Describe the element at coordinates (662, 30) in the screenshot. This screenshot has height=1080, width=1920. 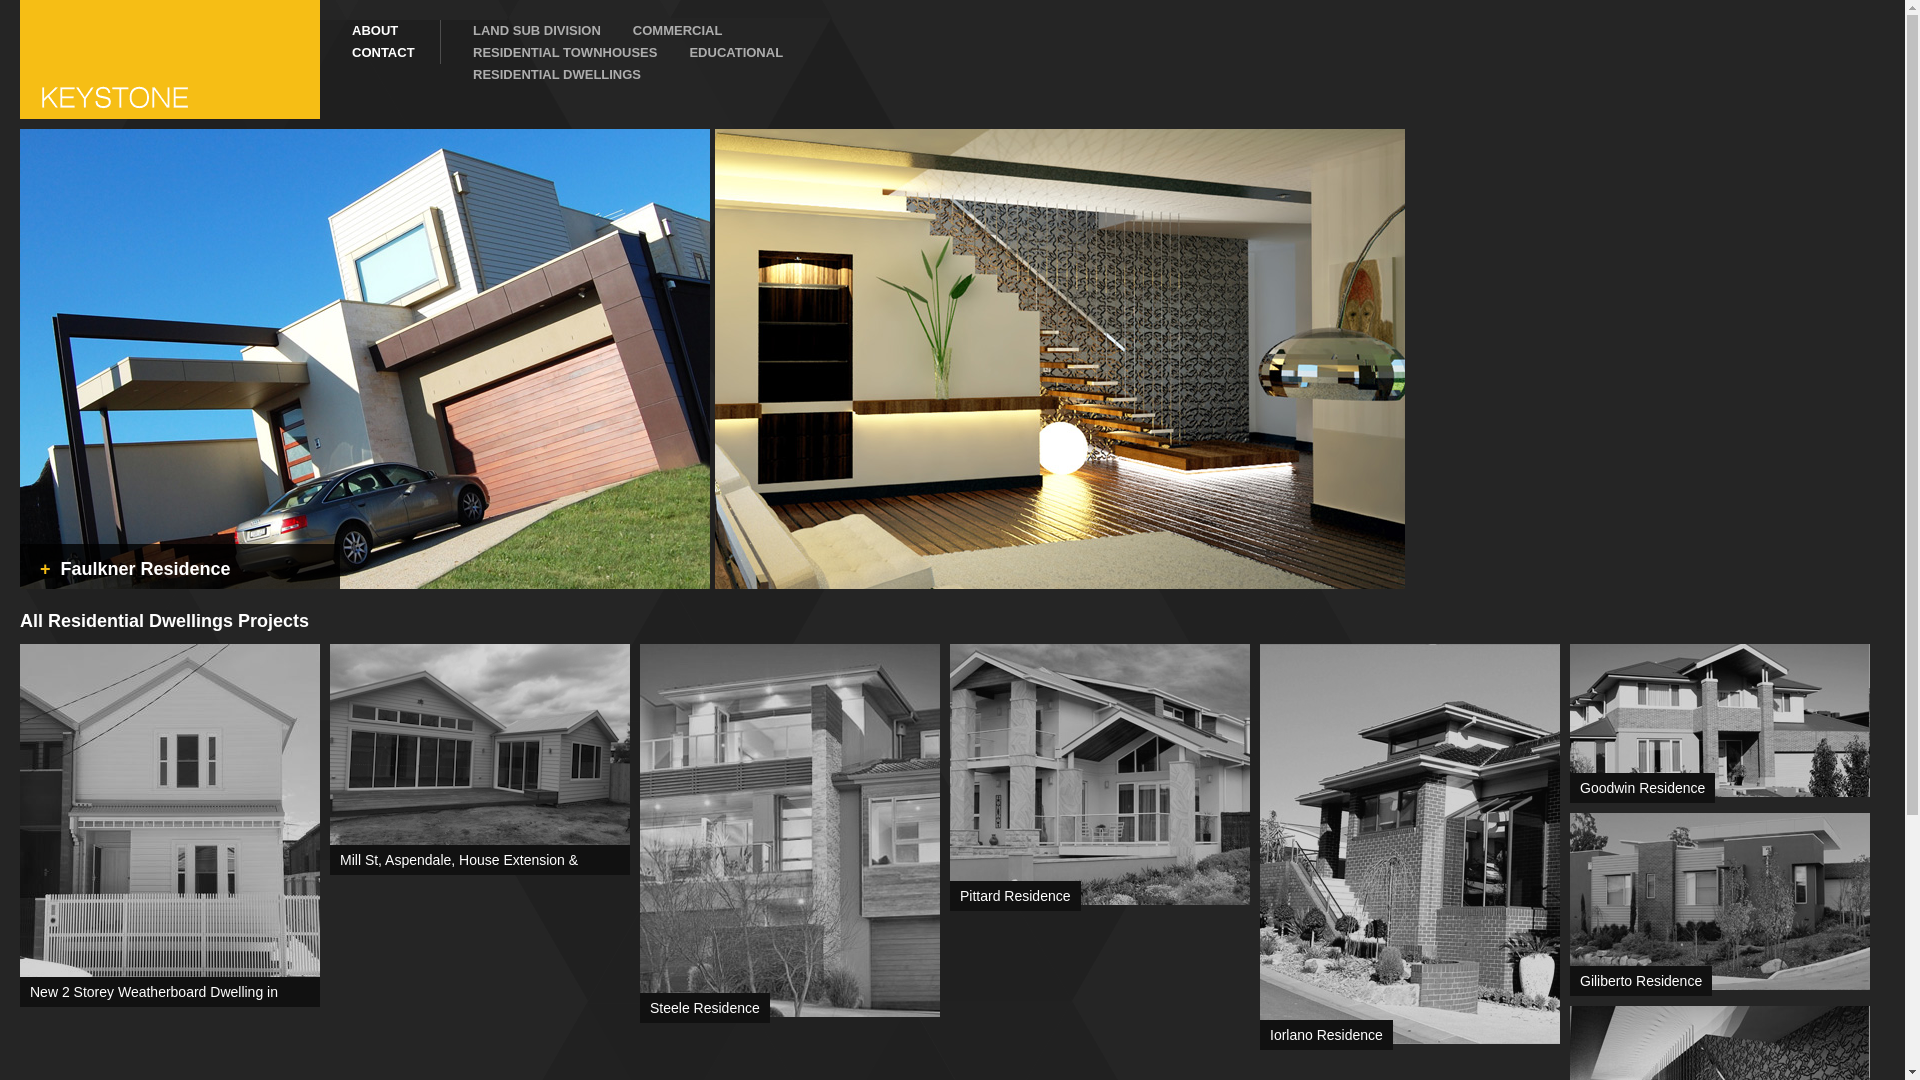
I see `'COMMERCIAL'` at that location.